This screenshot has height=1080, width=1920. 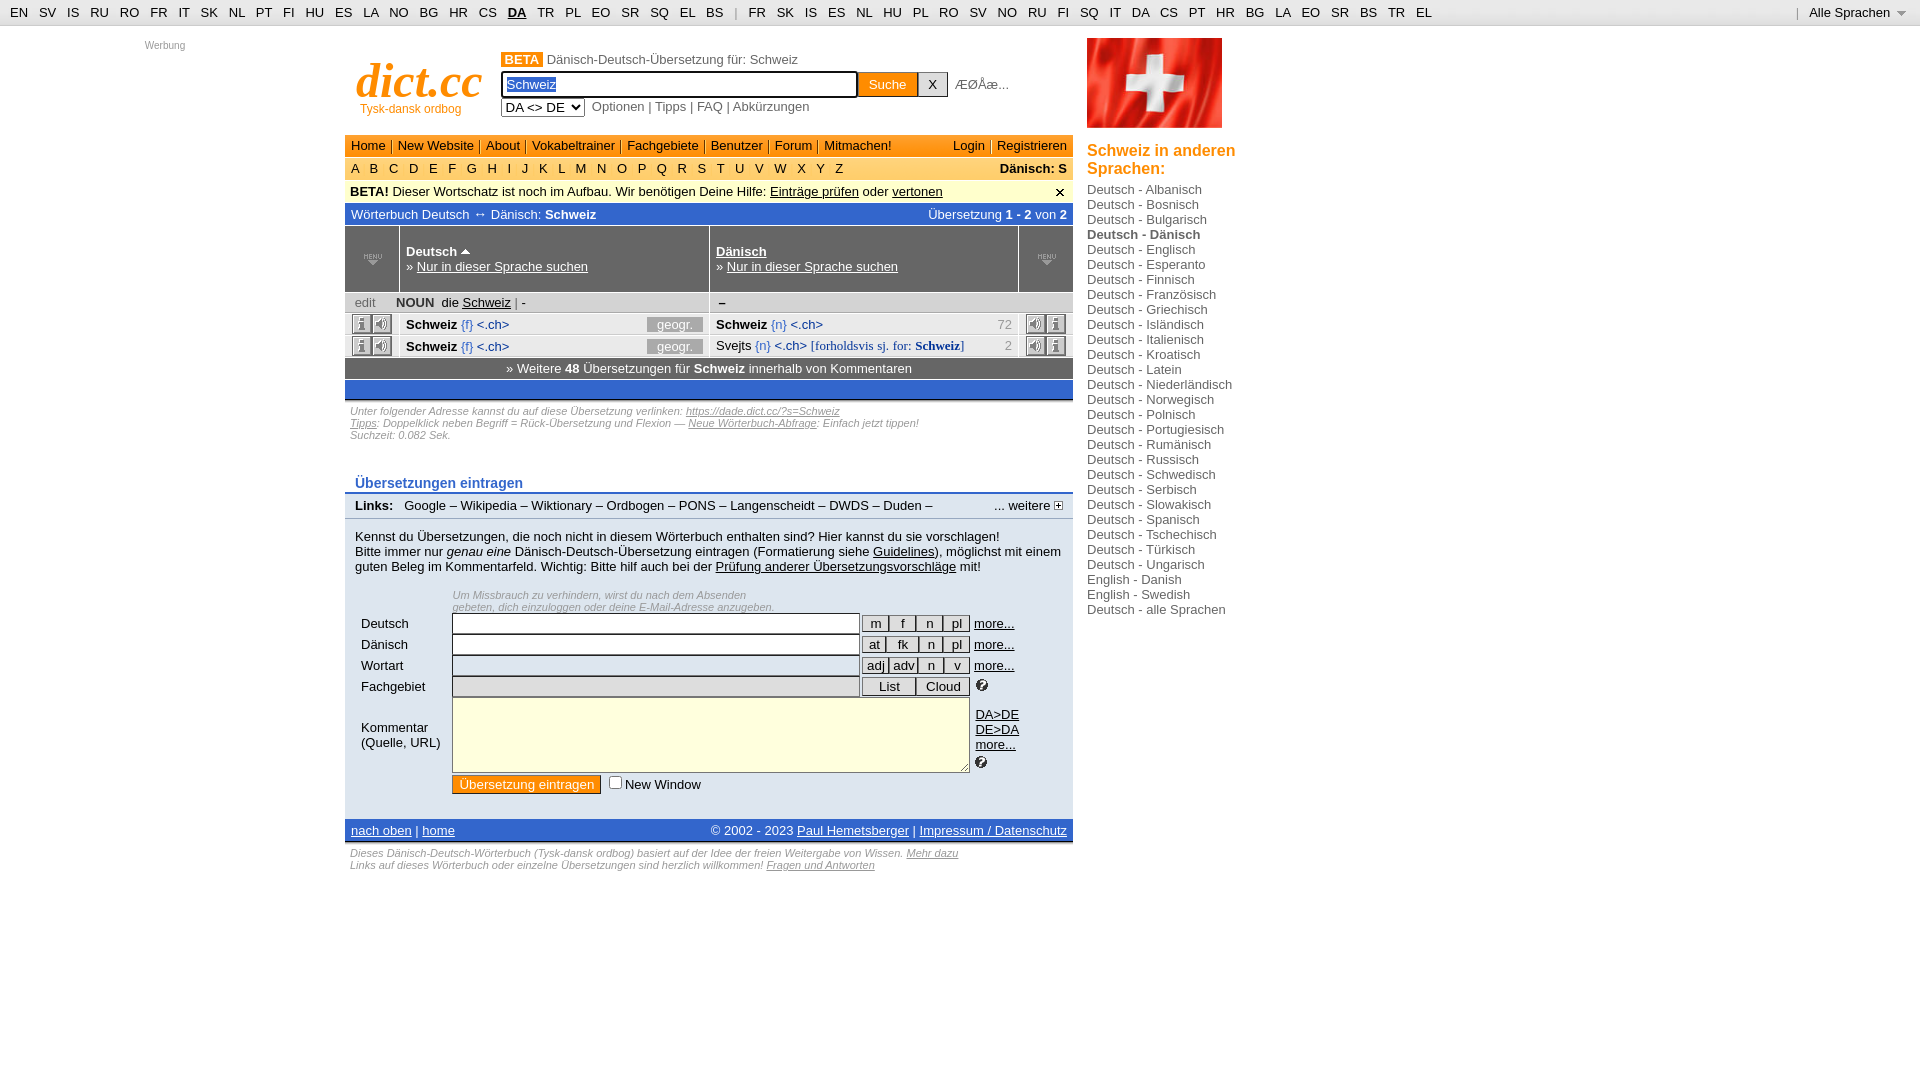 I want to click on 'die Schweiz', so click(x=475, y=302).